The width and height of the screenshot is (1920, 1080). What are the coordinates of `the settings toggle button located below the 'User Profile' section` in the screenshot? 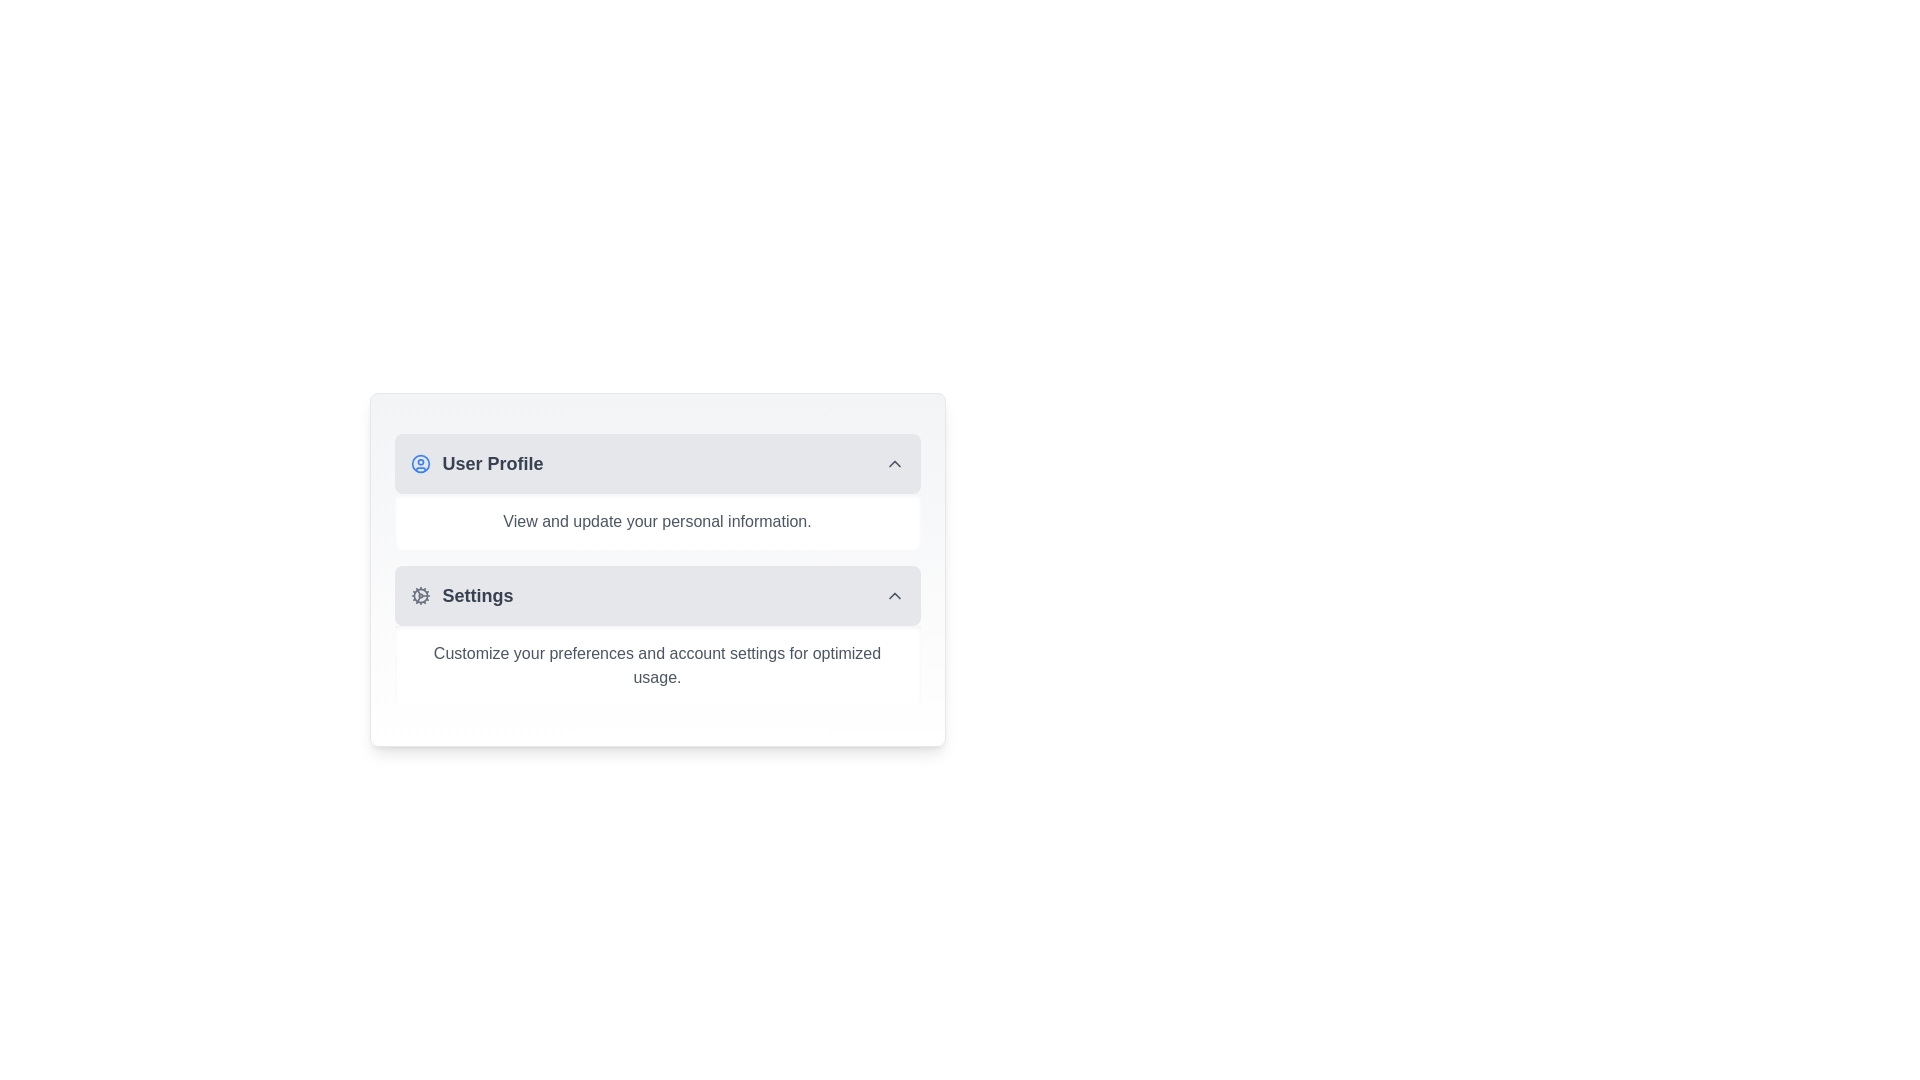 It's located at (657, 595).